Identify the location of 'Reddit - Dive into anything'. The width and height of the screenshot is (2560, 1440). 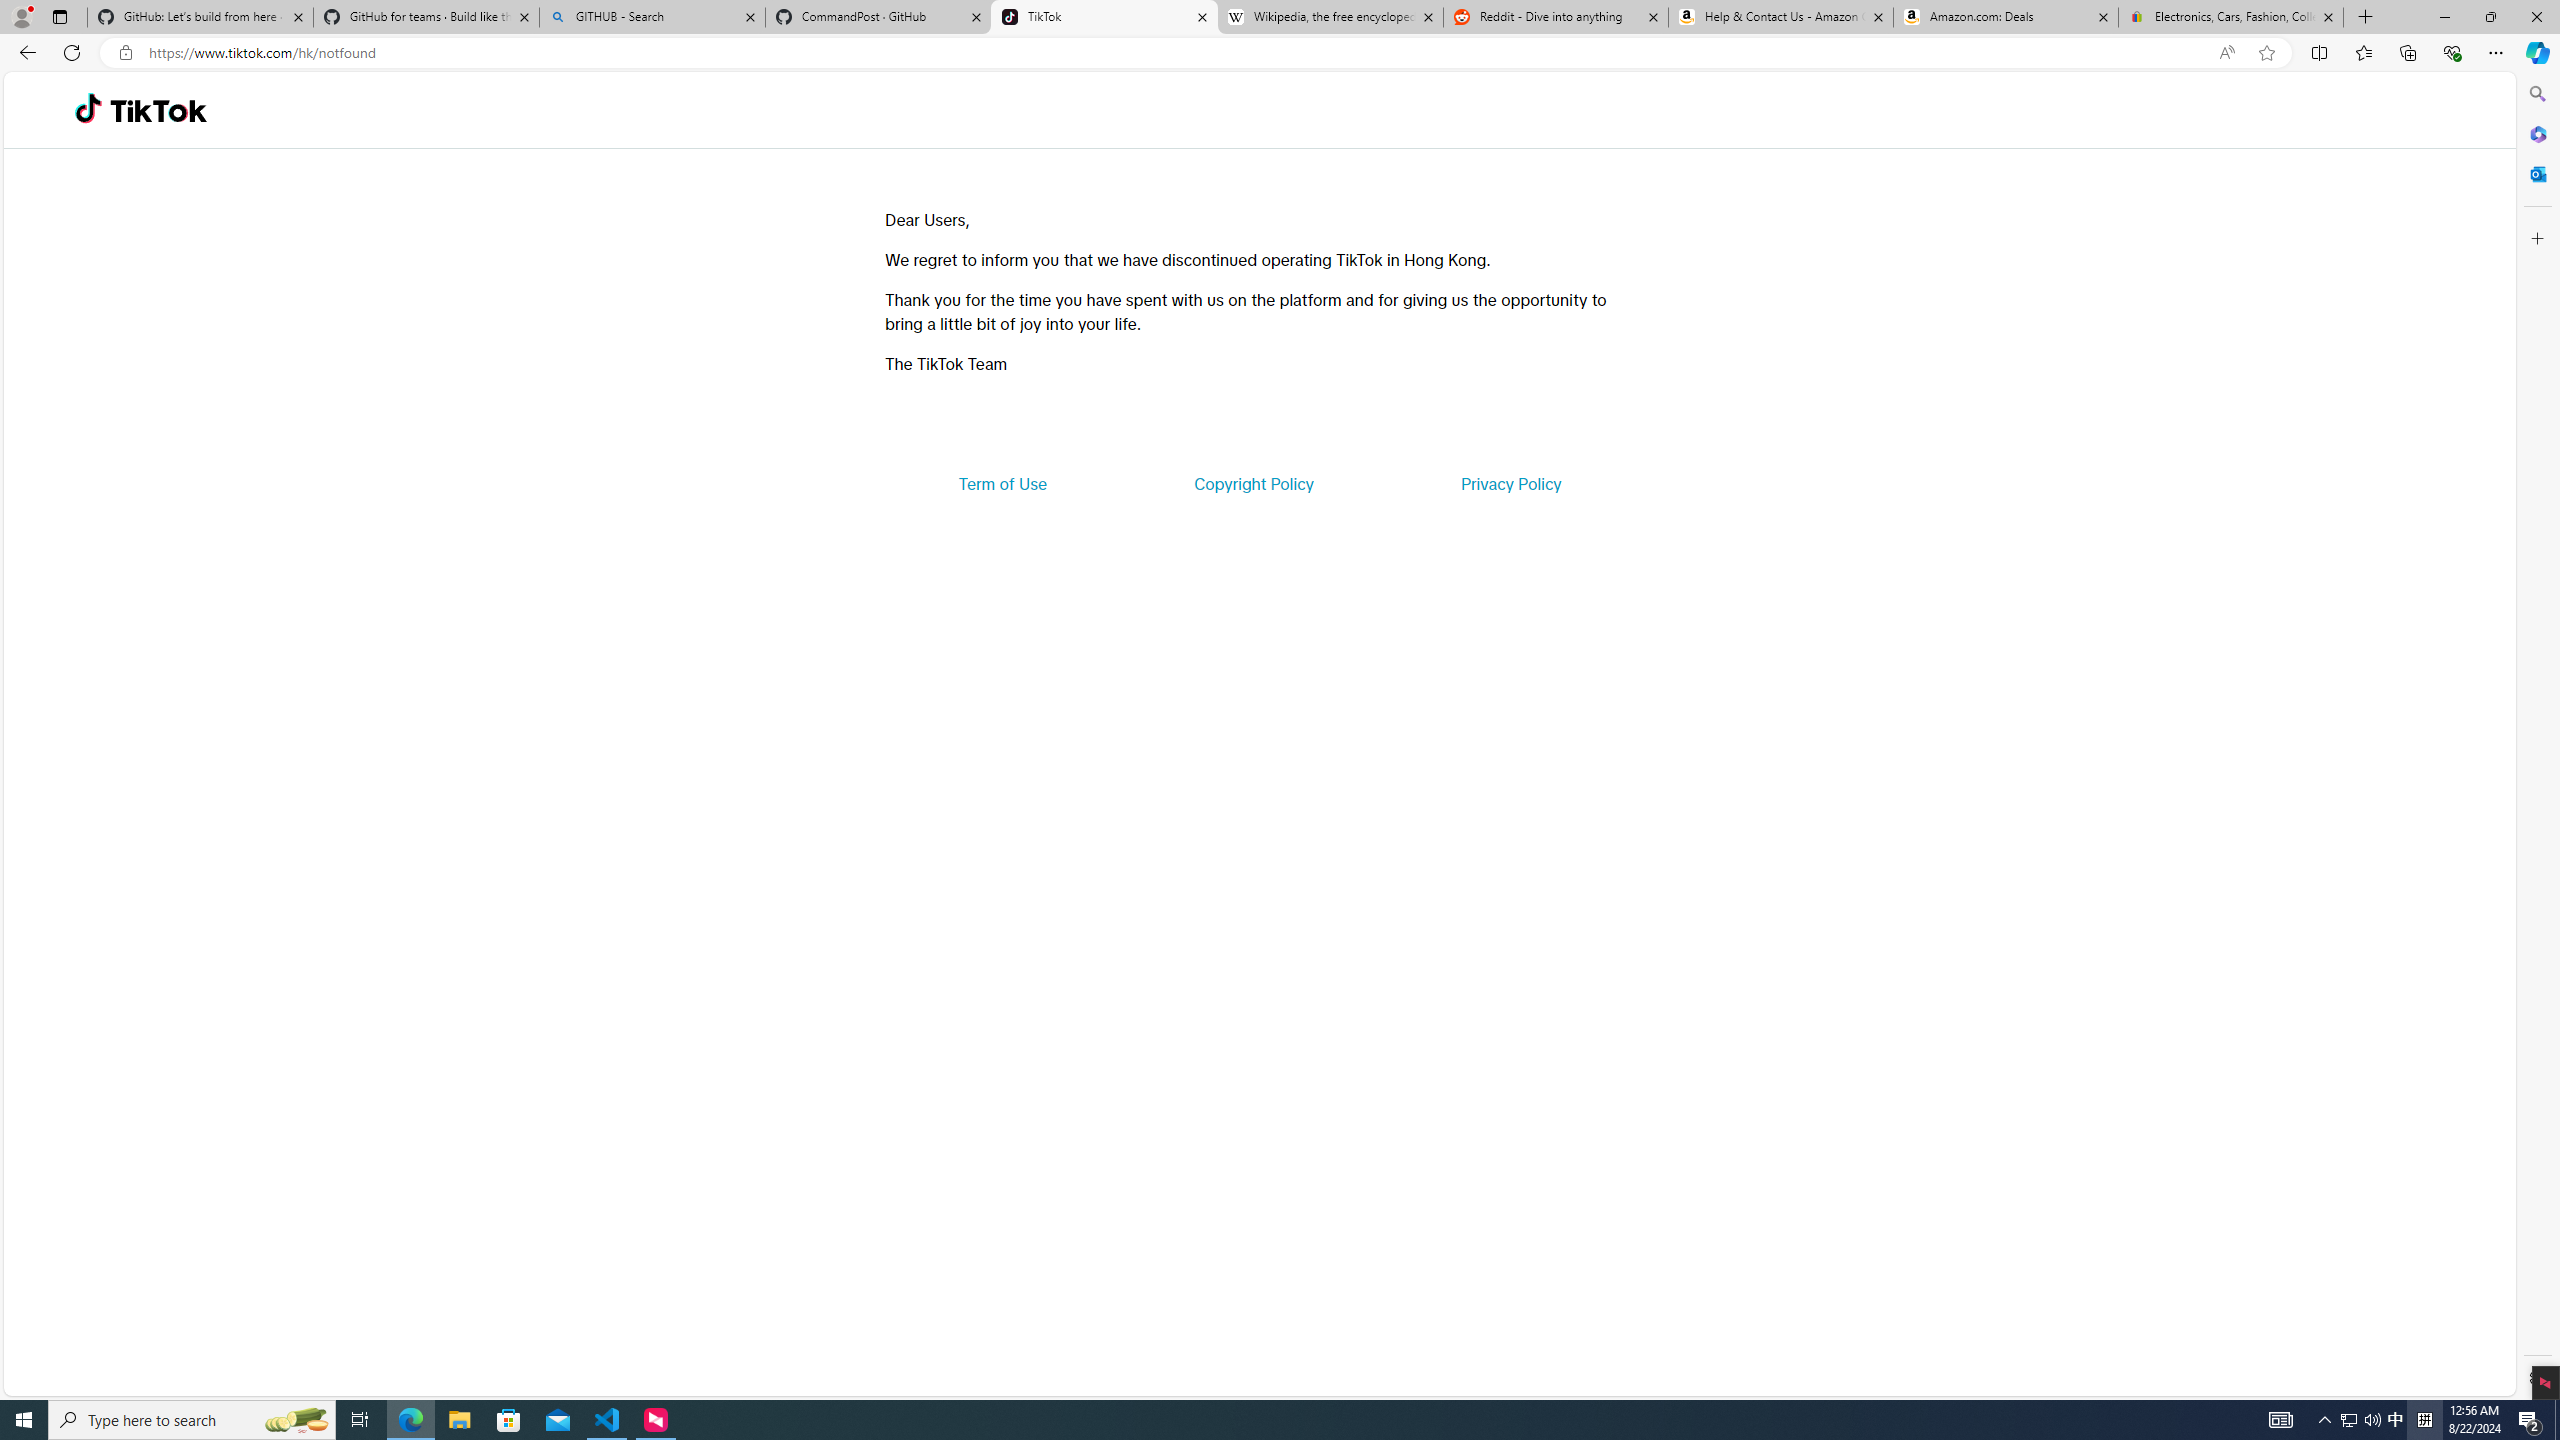
(1556, 16).